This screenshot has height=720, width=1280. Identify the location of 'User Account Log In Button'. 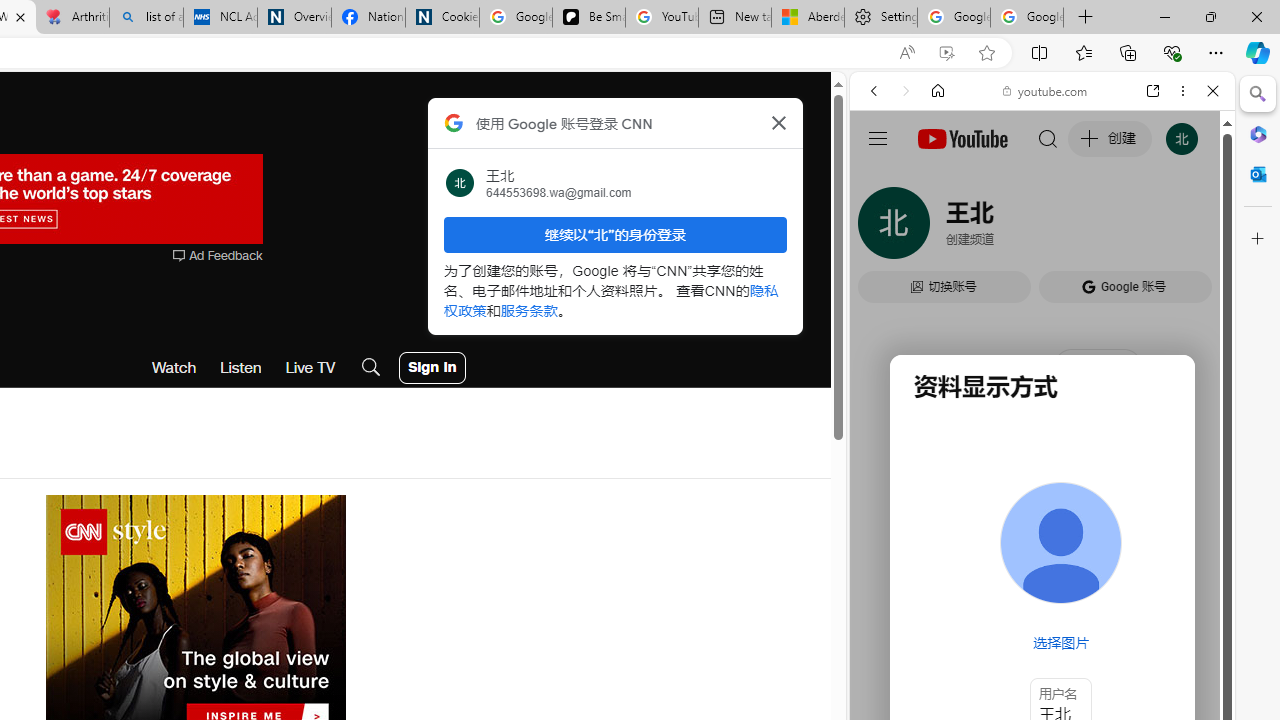
(431, 367).